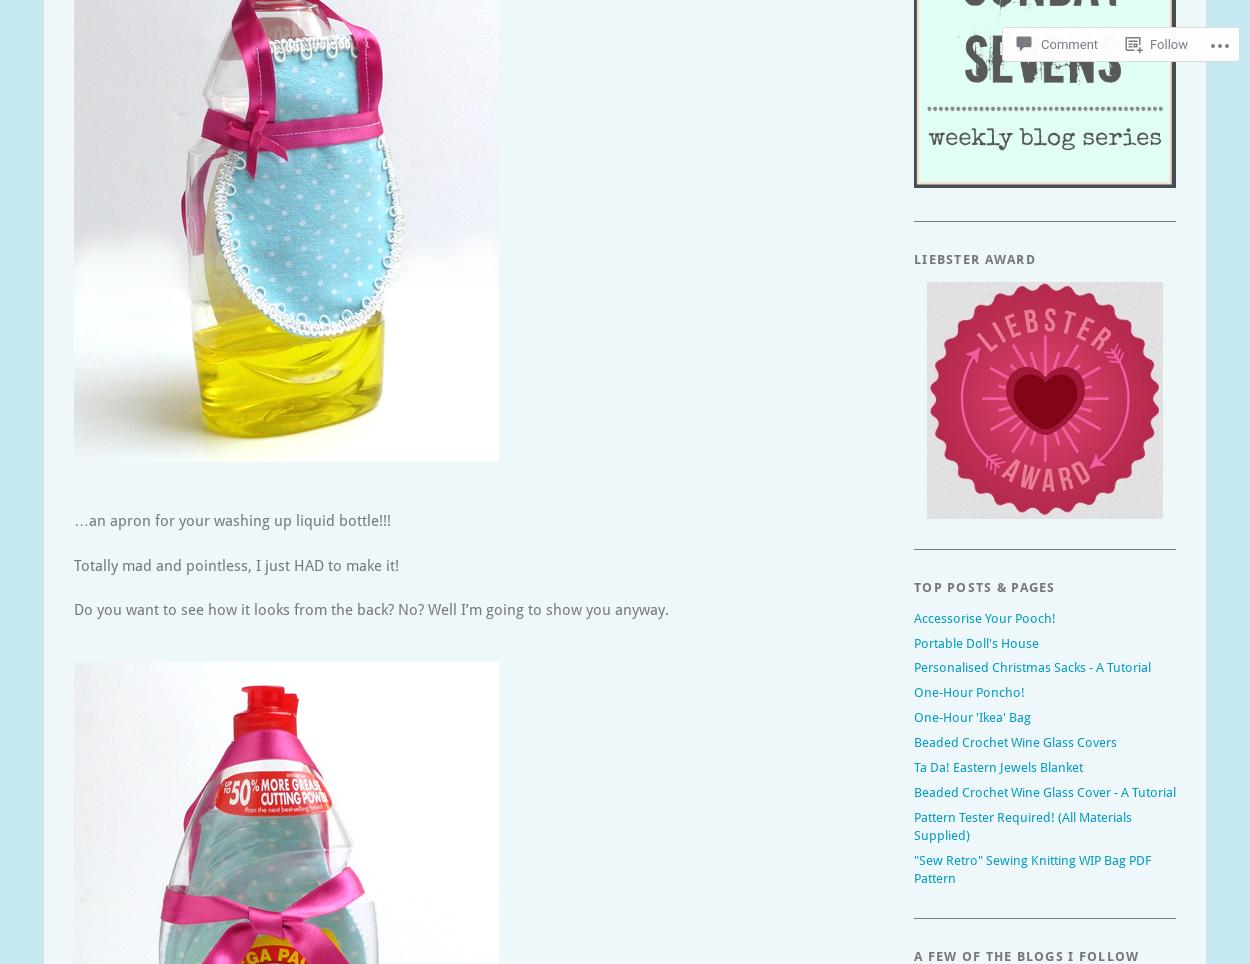  Describe the element at coordinates (997, 767) in the screenshot. I see `'Ta Da! Eastern Jewels Blanket'` at that location.